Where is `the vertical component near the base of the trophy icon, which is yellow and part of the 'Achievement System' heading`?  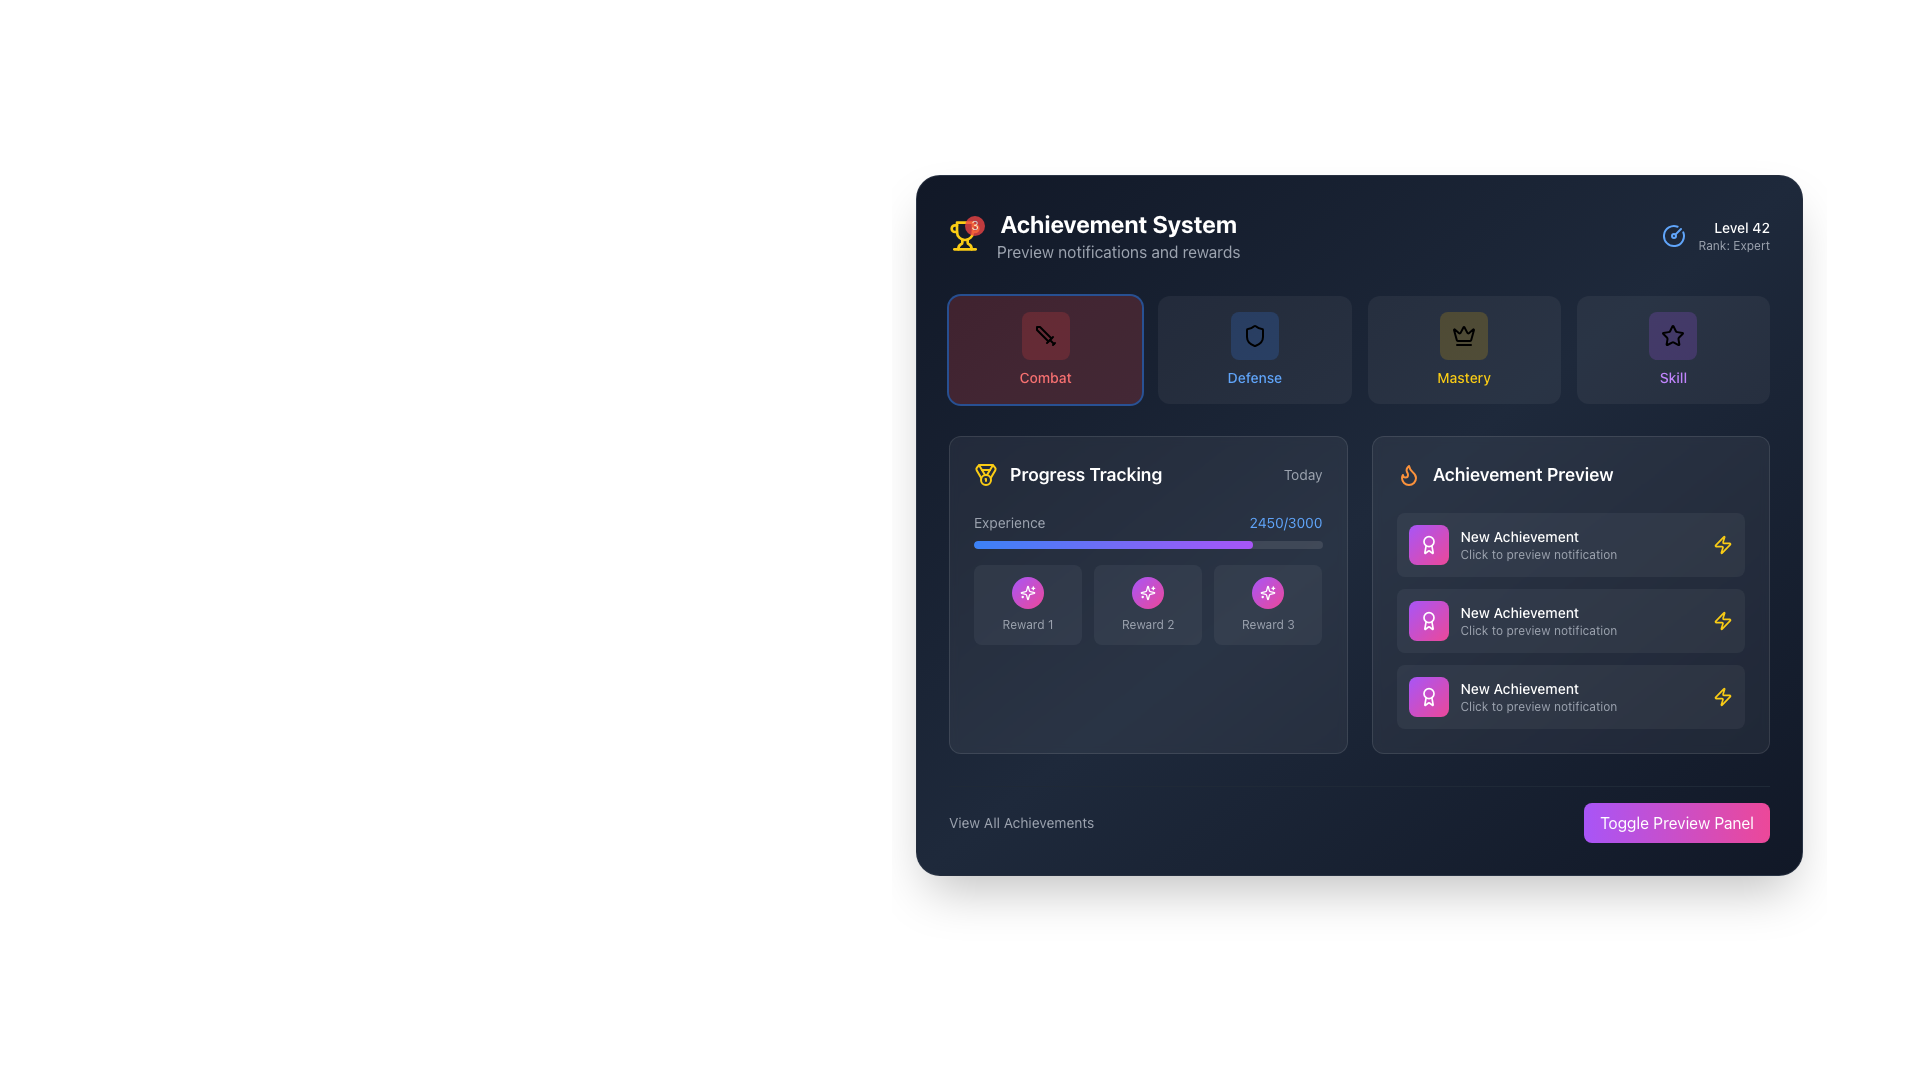 the vertical component near the base of the trophy icon, which is yellow and part of the 'Achievement System' heading is located at coordinates (960, 243).